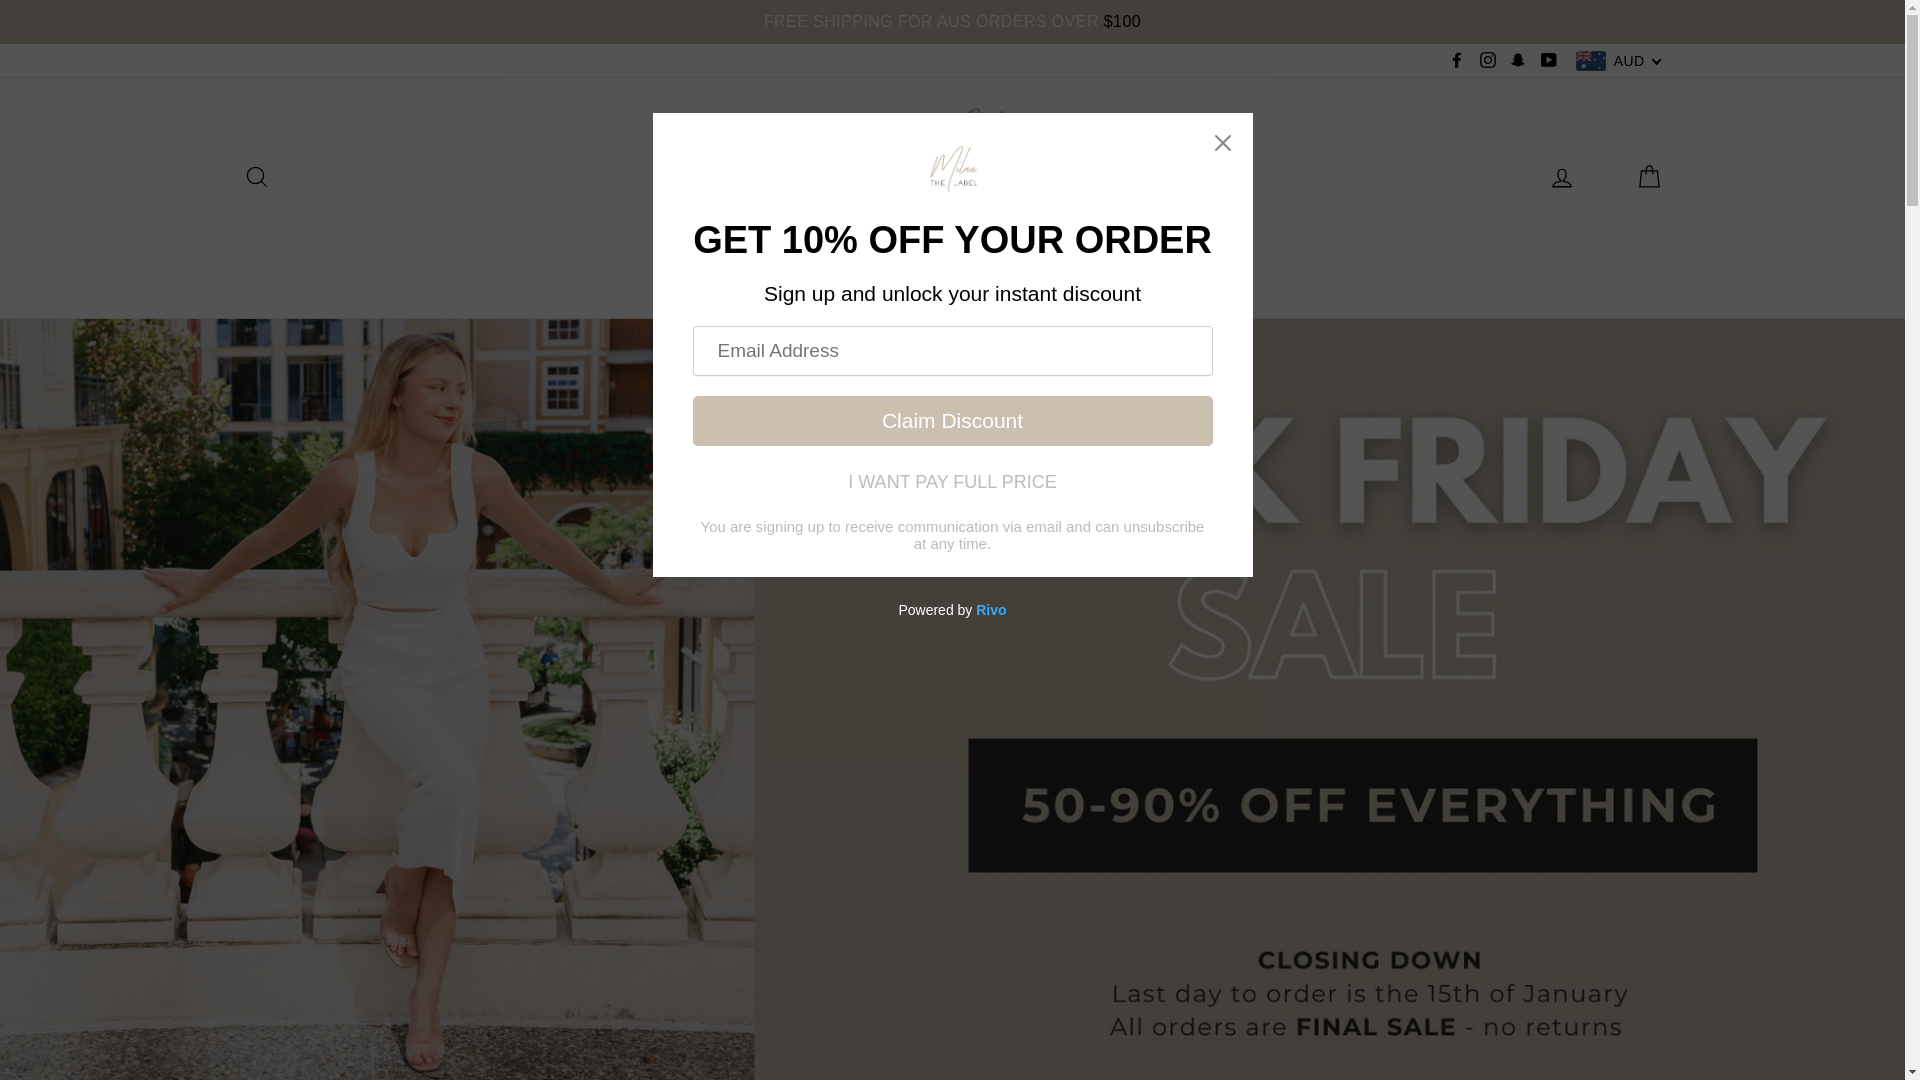 The height and width of the screenshot is (1080, 1920). Describe the element at coordinates (801, 276) in the screenshot. I see `'SHOP'` at that location.